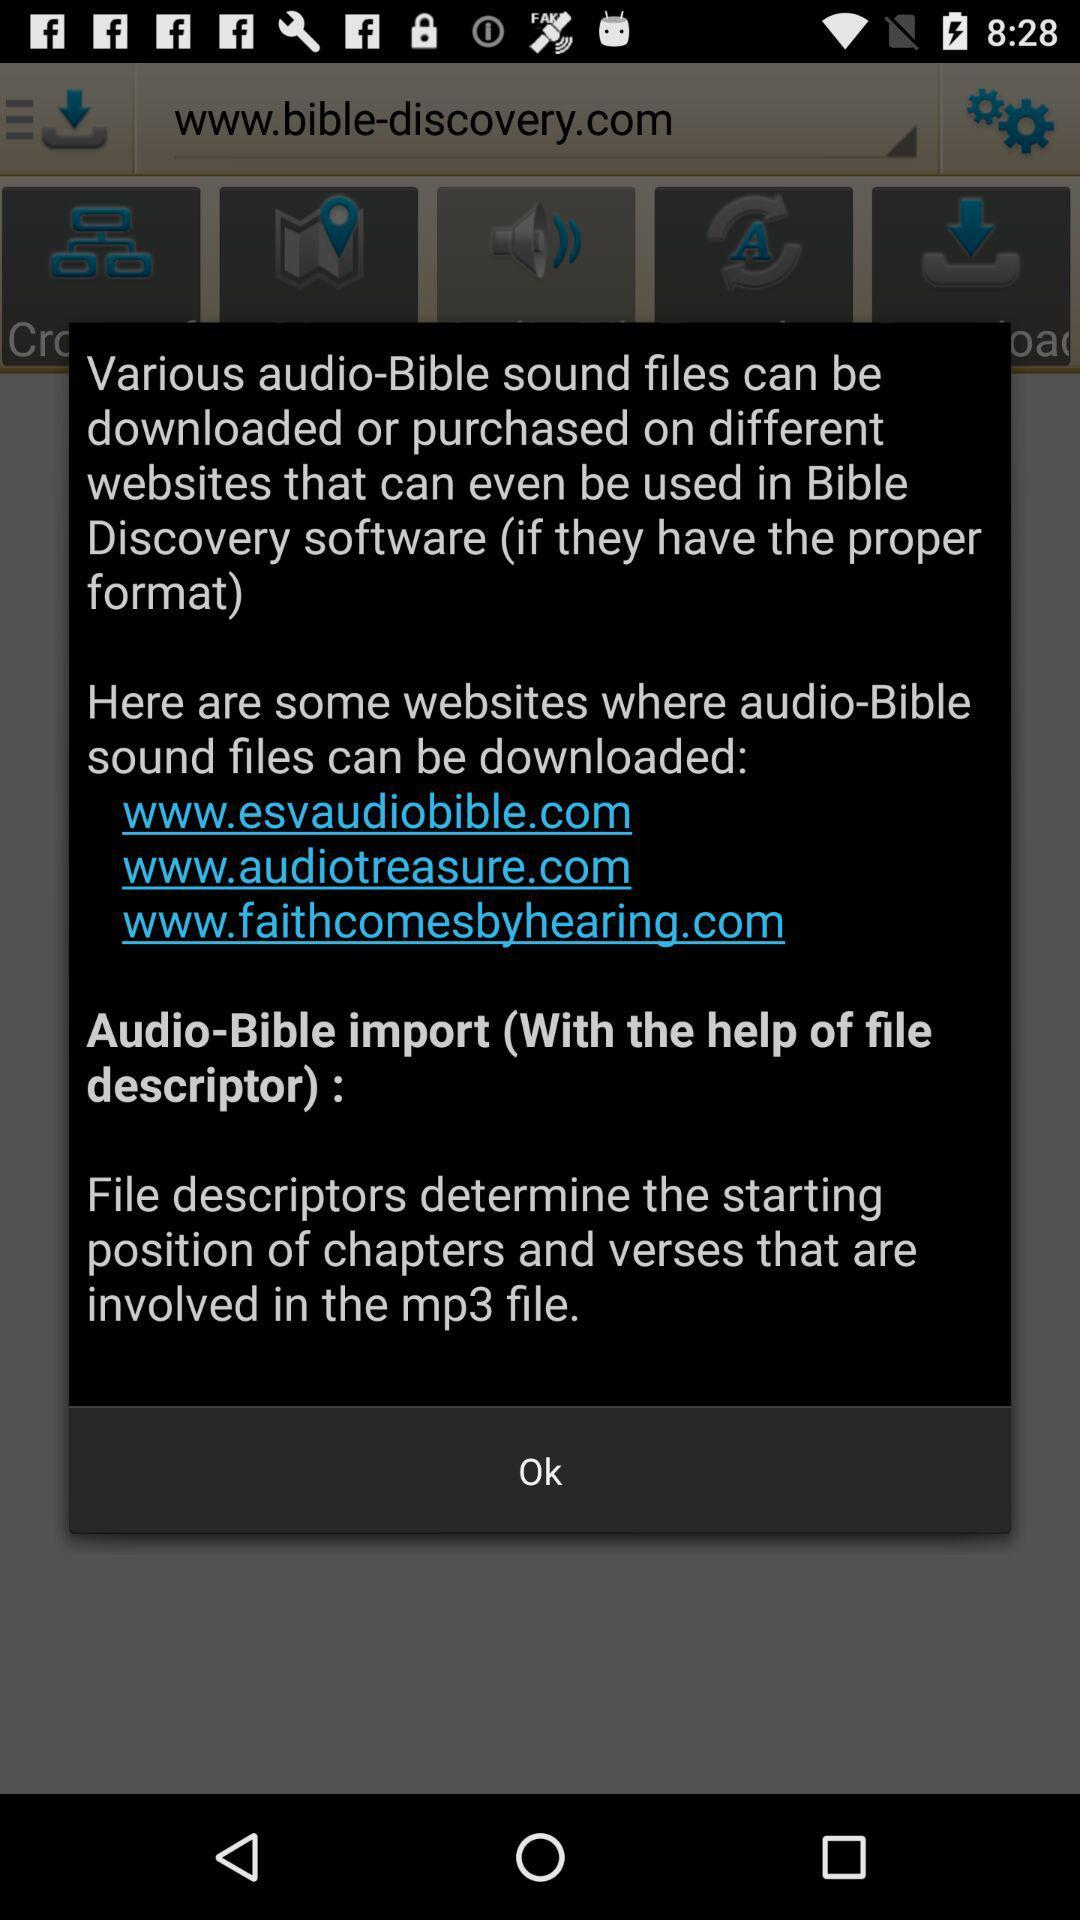  What do you see at coordinates (540, 1470) in the screenshot?
I see `ok` at bounding box center [540, 1470].